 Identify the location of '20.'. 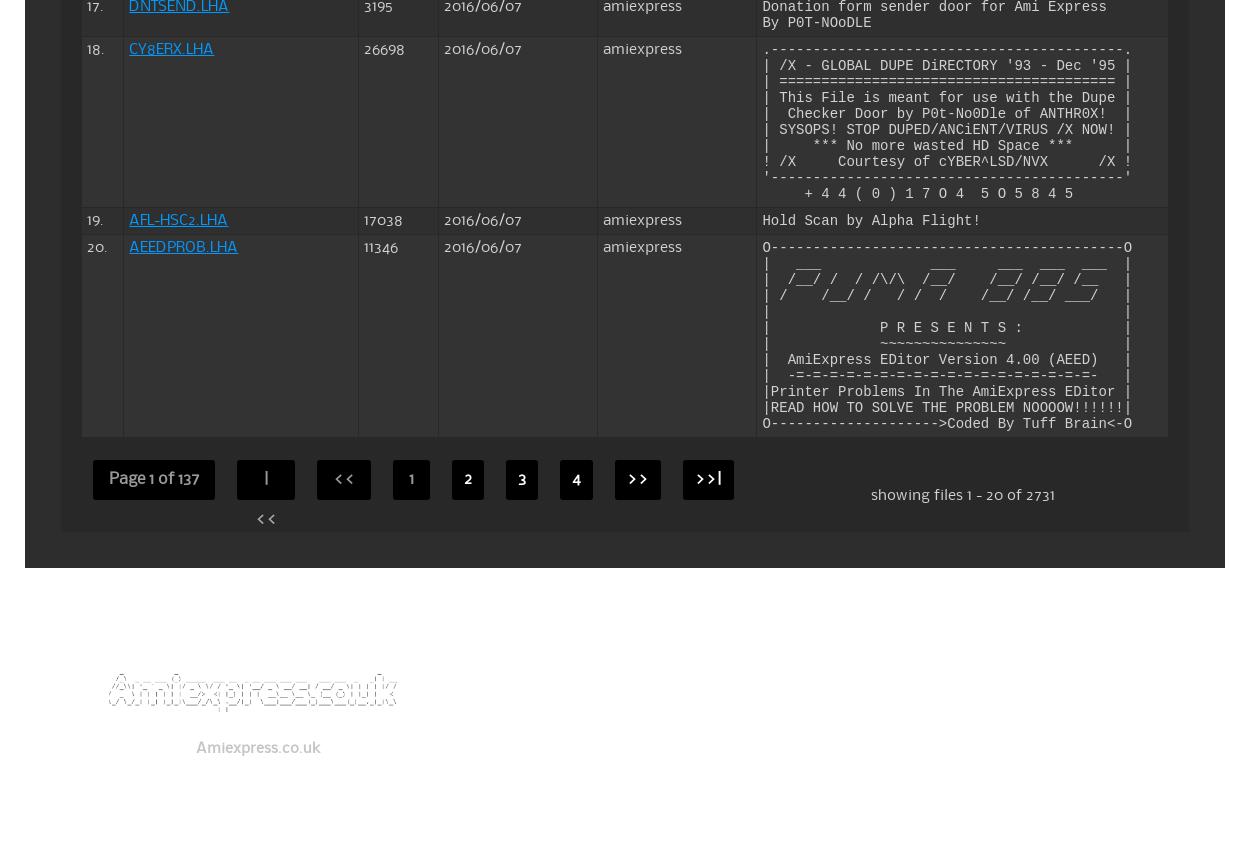
(86, 245).